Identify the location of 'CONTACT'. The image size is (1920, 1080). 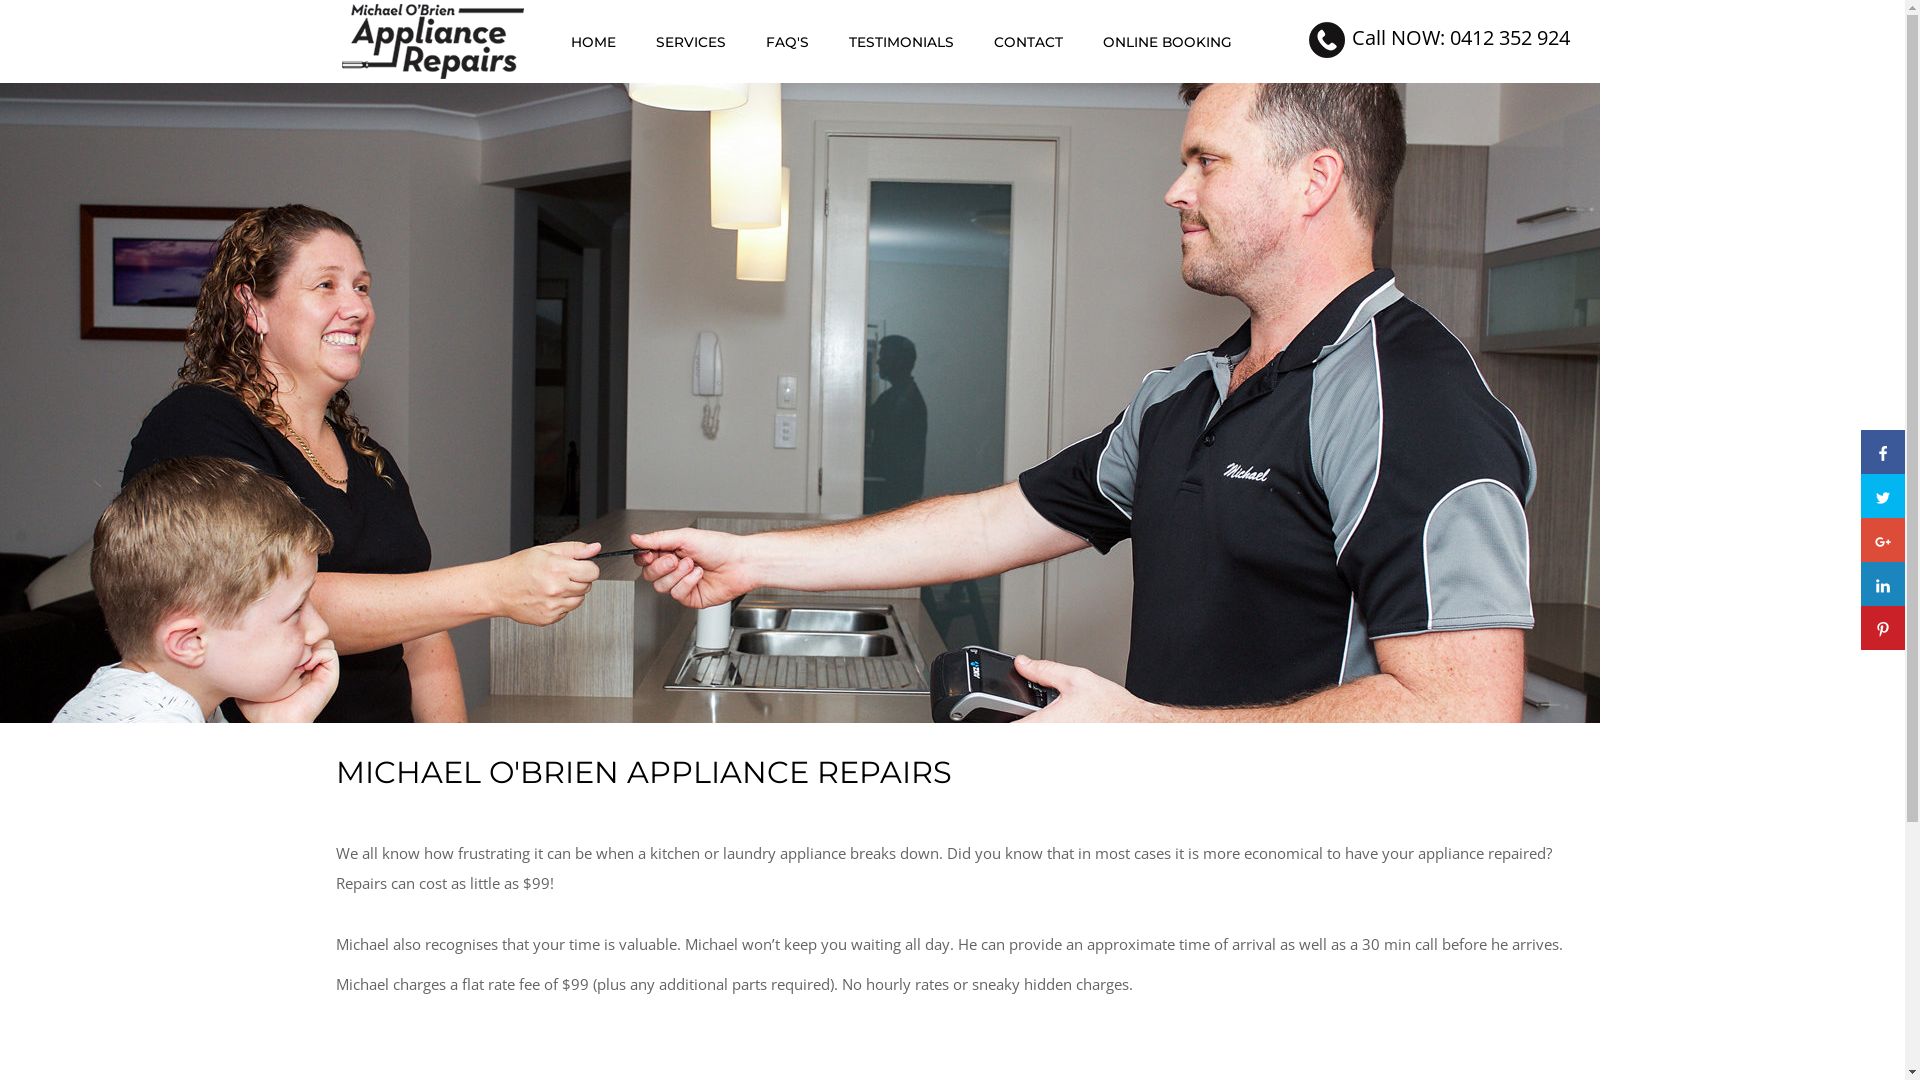
(1028, 42).